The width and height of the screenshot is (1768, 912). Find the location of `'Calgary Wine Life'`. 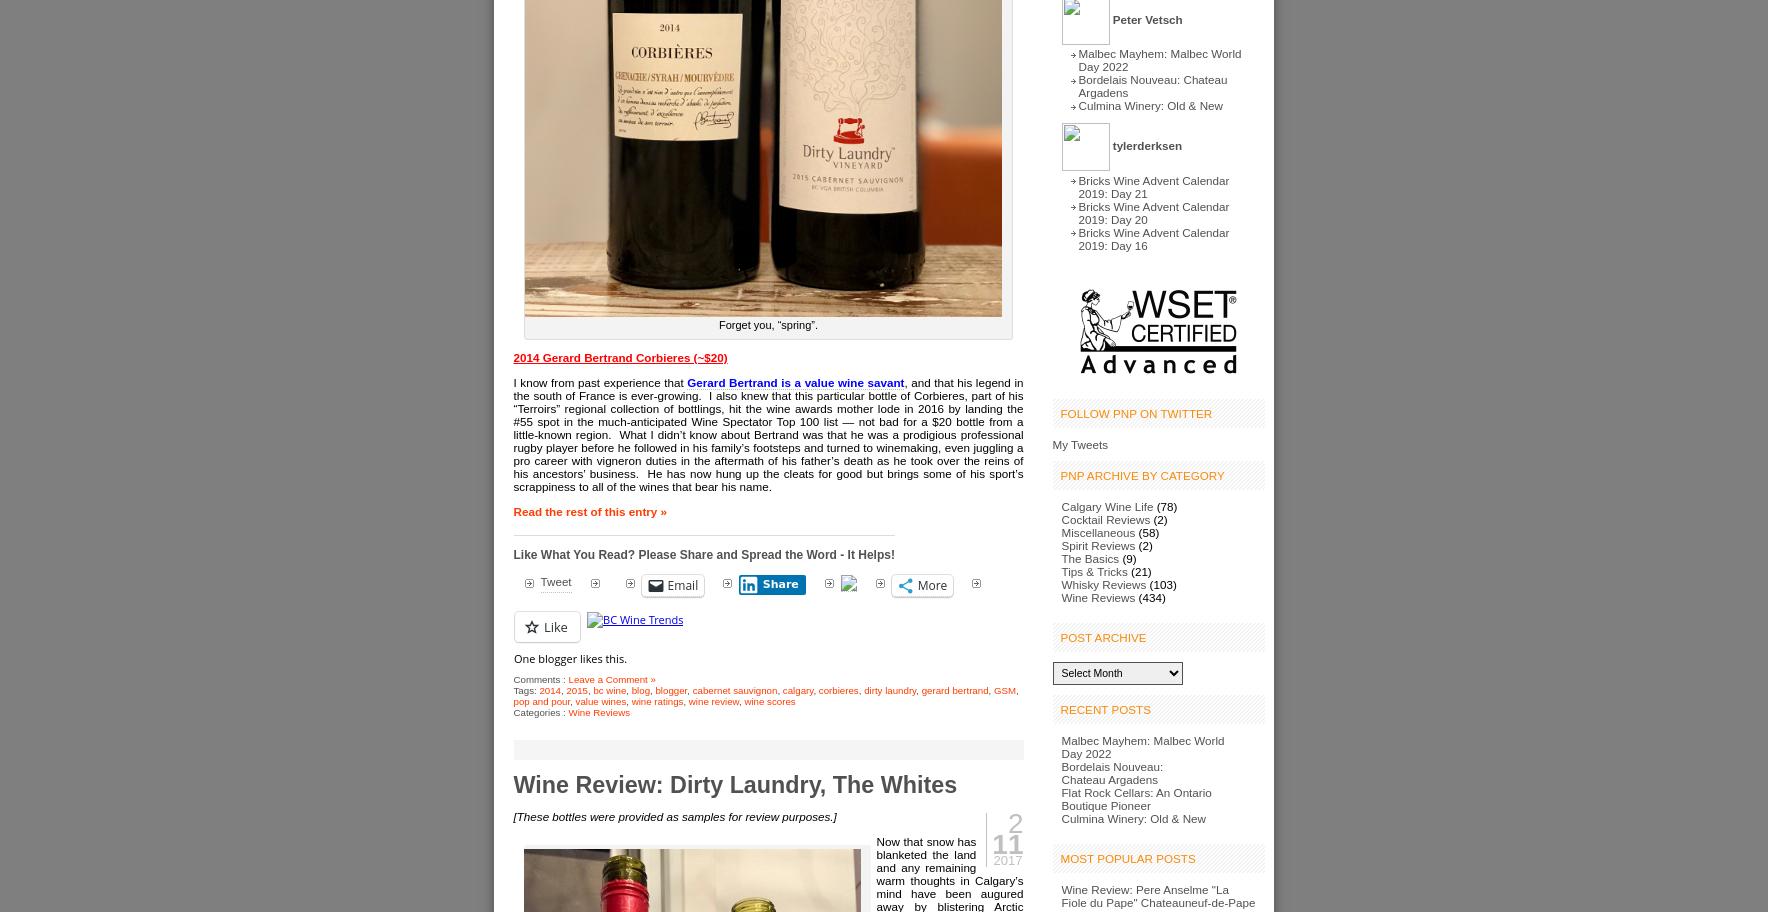

'Calgary Wine Life' is located at coordinates (1106, 505).